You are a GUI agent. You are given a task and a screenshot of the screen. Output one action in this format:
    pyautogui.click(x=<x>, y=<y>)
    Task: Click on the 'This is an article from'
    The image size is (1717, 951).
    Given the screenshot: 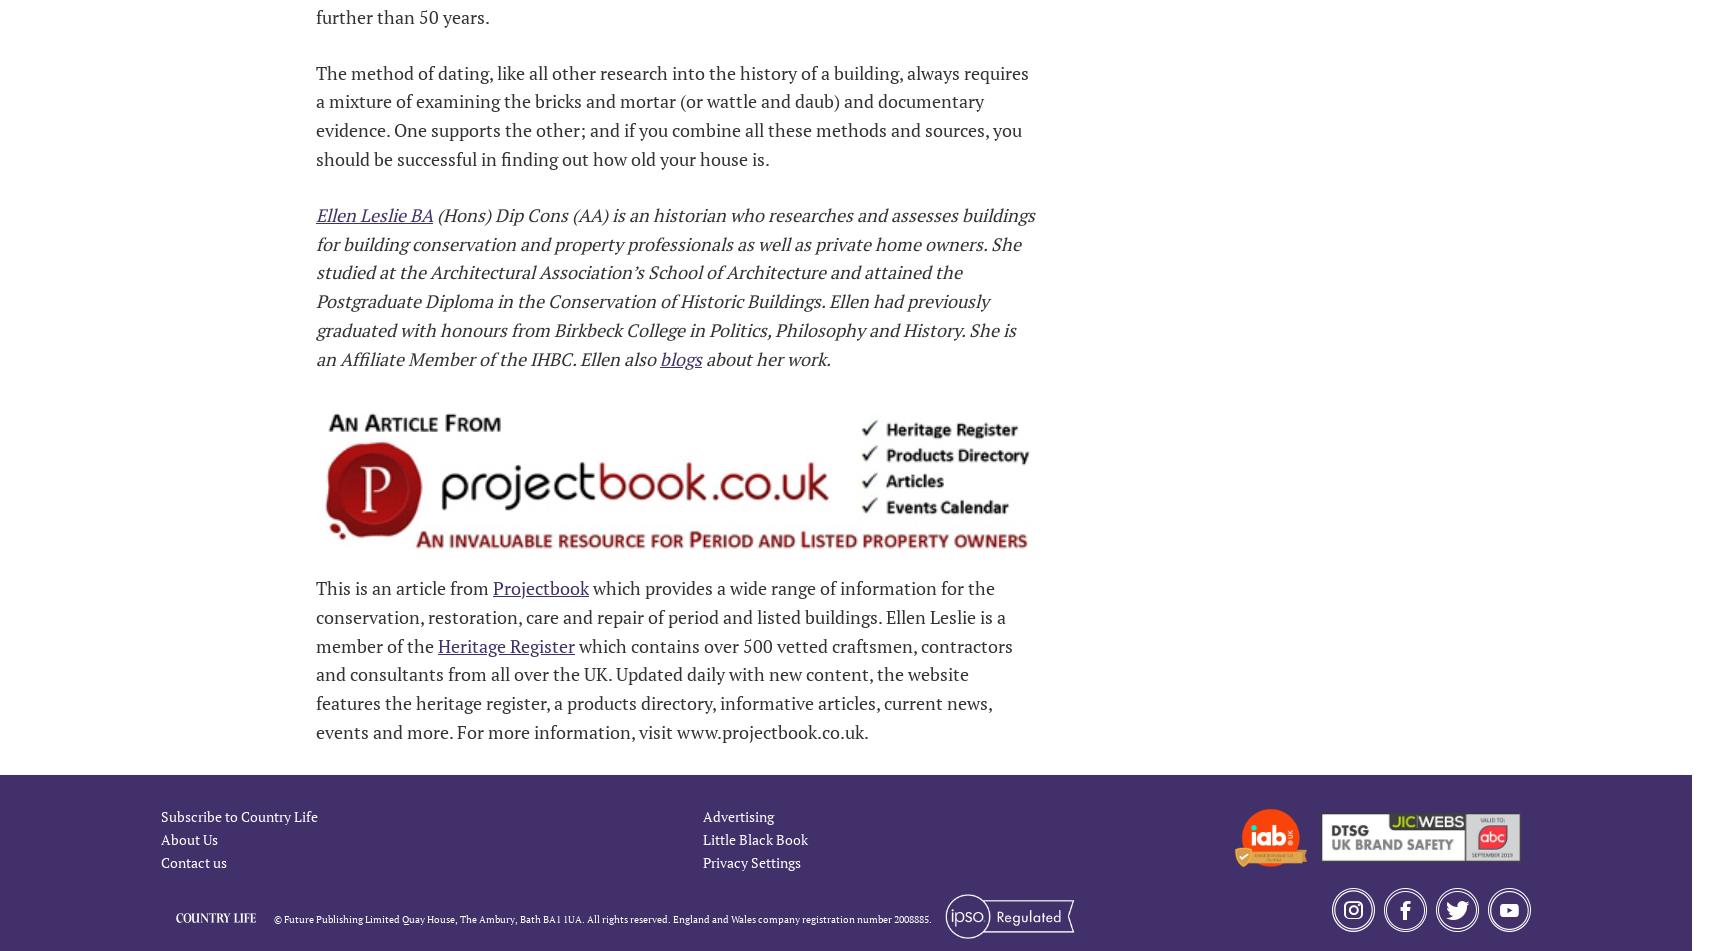 What is the action you would take?
    pyautogui.click(x=403, y=585)
    